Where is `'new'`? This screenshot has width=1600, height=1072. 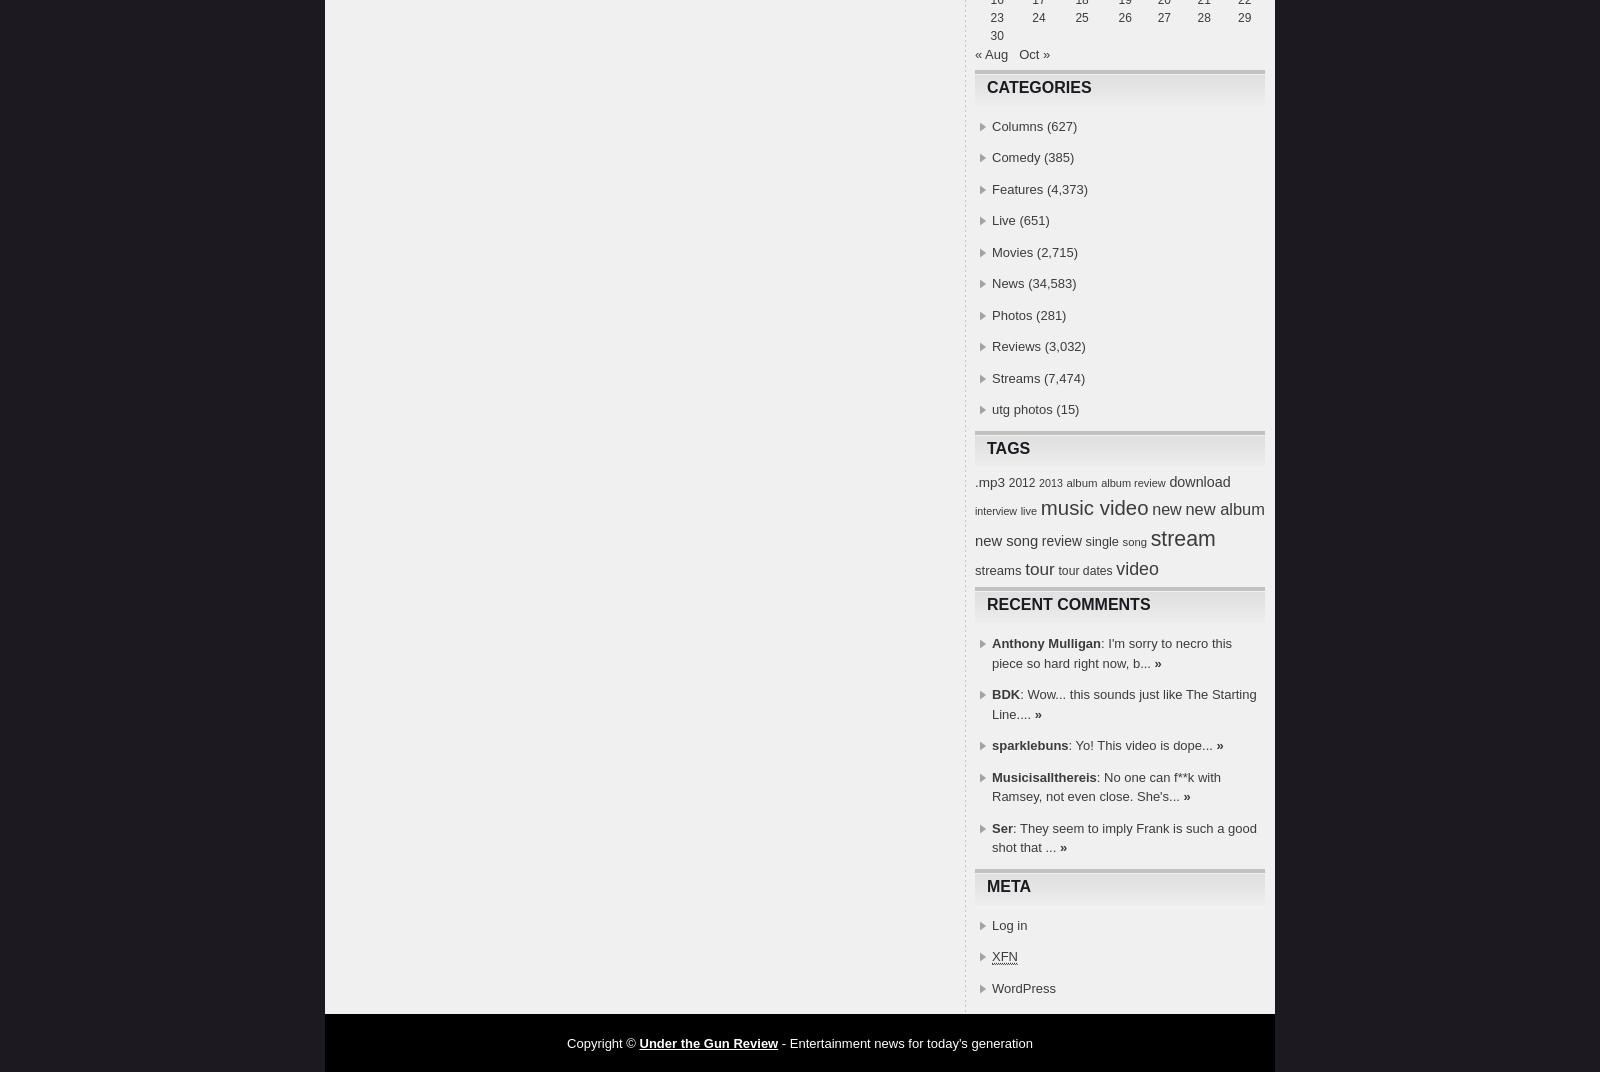 'new' is located at coordinates (1166, 508).